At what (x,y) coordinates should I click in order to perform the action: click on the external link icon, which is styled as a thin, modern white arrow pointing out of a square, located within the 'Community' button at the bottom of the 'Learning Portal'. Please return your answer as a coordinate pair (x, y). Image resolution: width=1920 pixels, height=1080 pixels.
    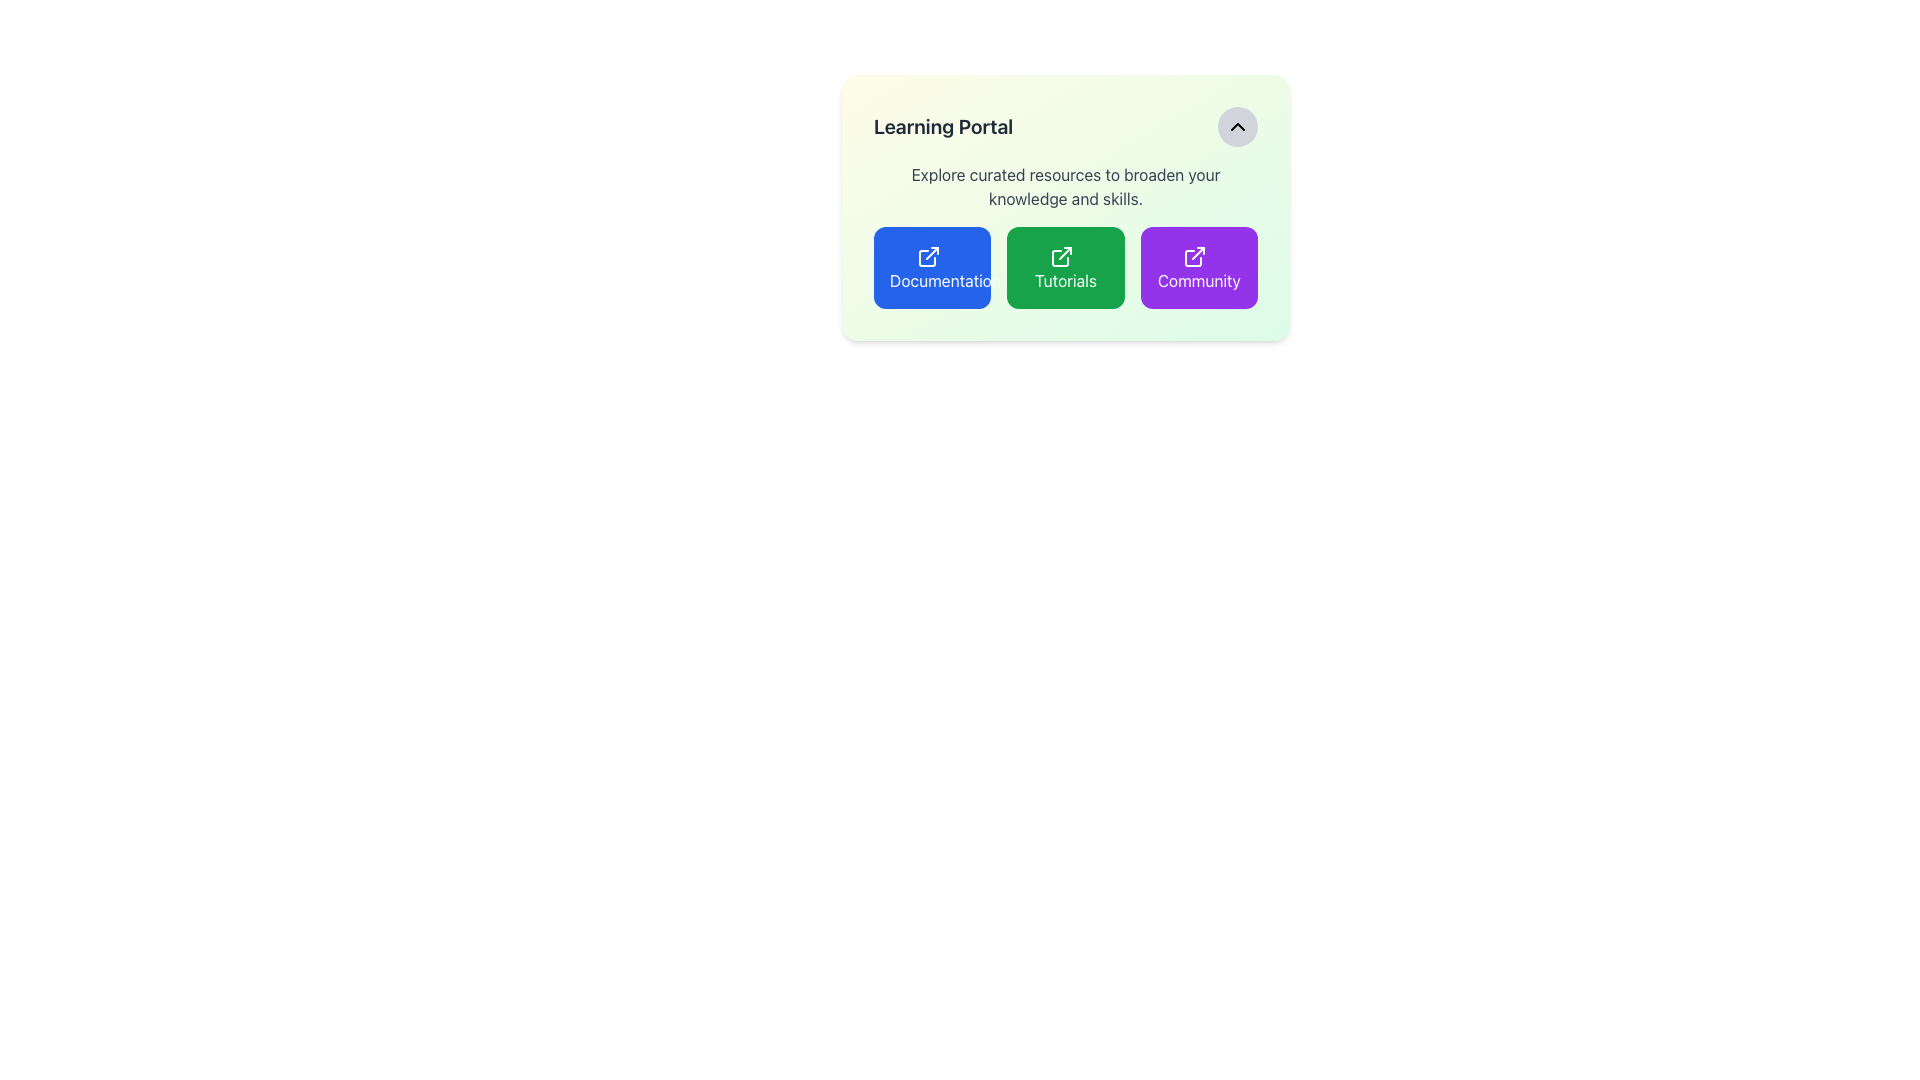
    Looking at the image, I should click on (1195, 255).